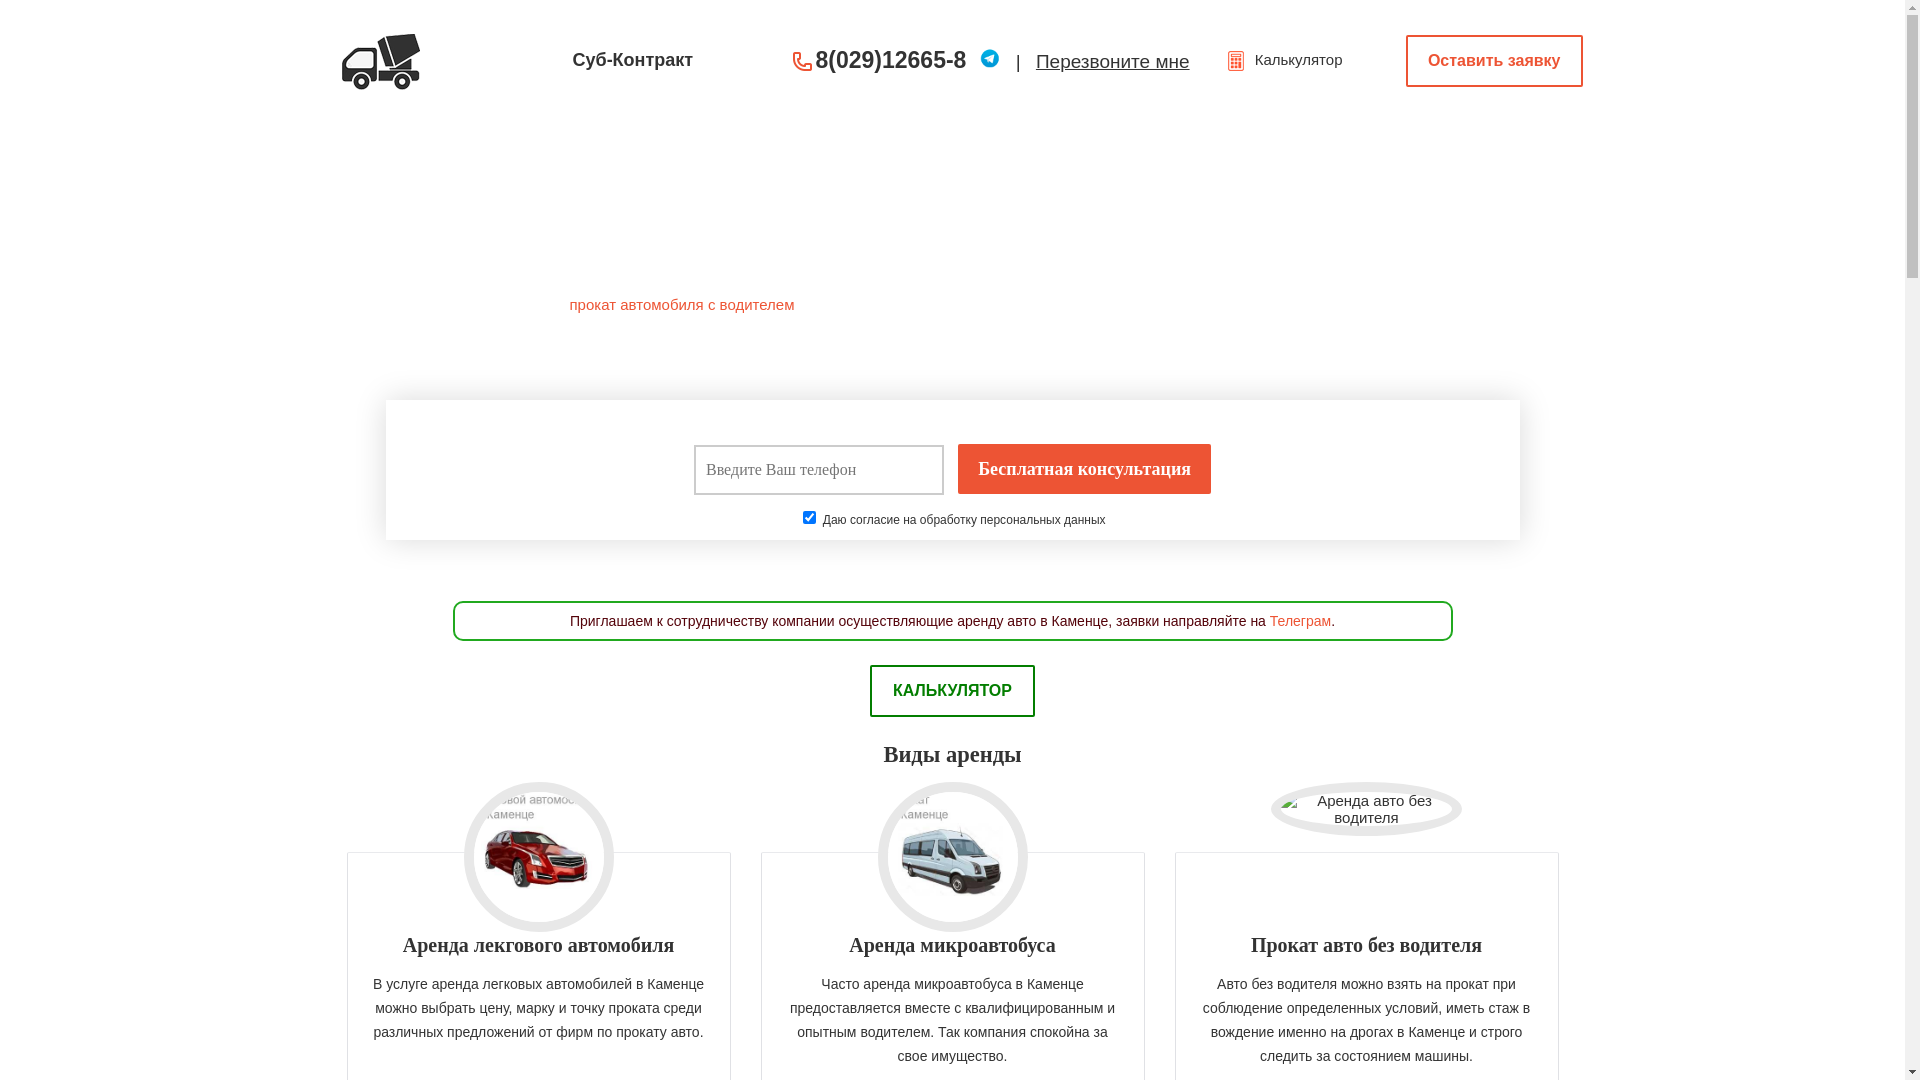 The height and width of the screenshot is (1080, 1920). I want to click on '8(029)12665-8', so click(816, 59).